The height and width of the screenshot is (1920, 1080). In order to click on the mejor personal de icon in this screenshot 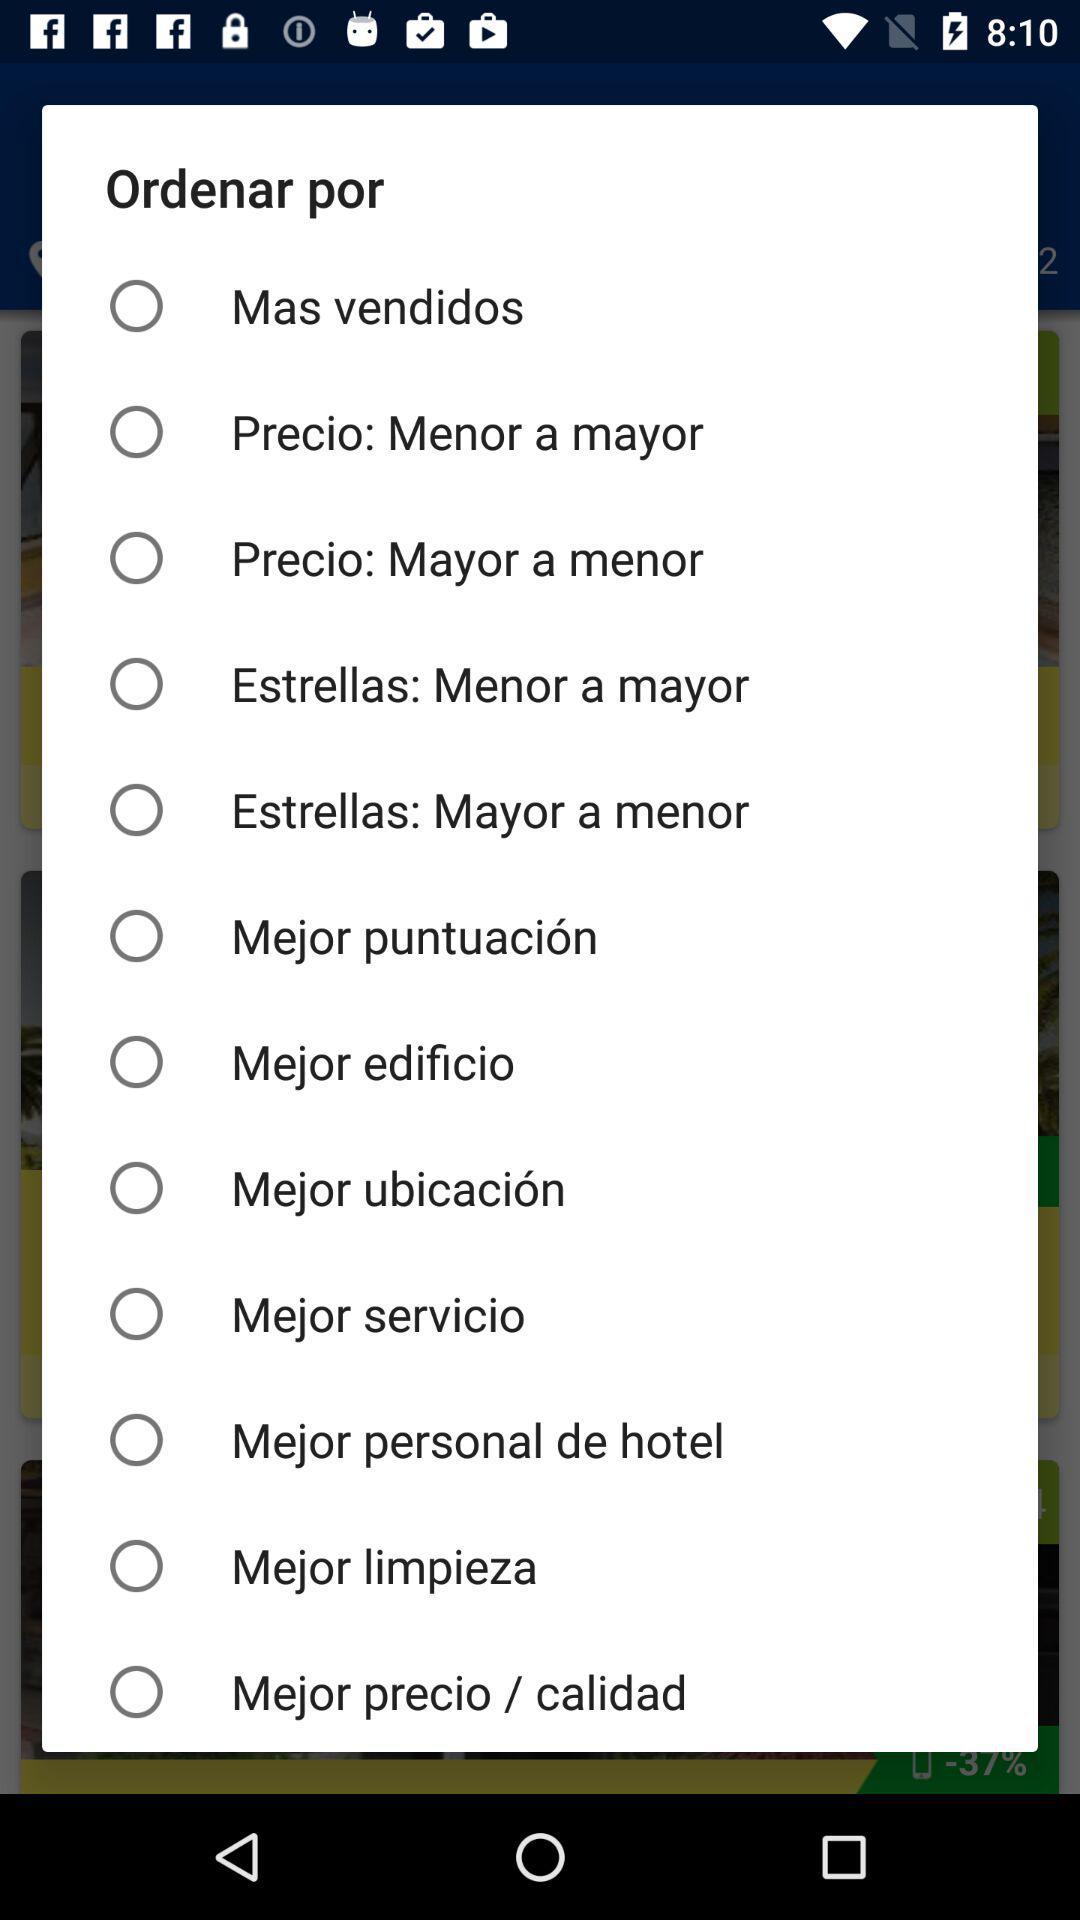, I will do `click(540, 1440)`.